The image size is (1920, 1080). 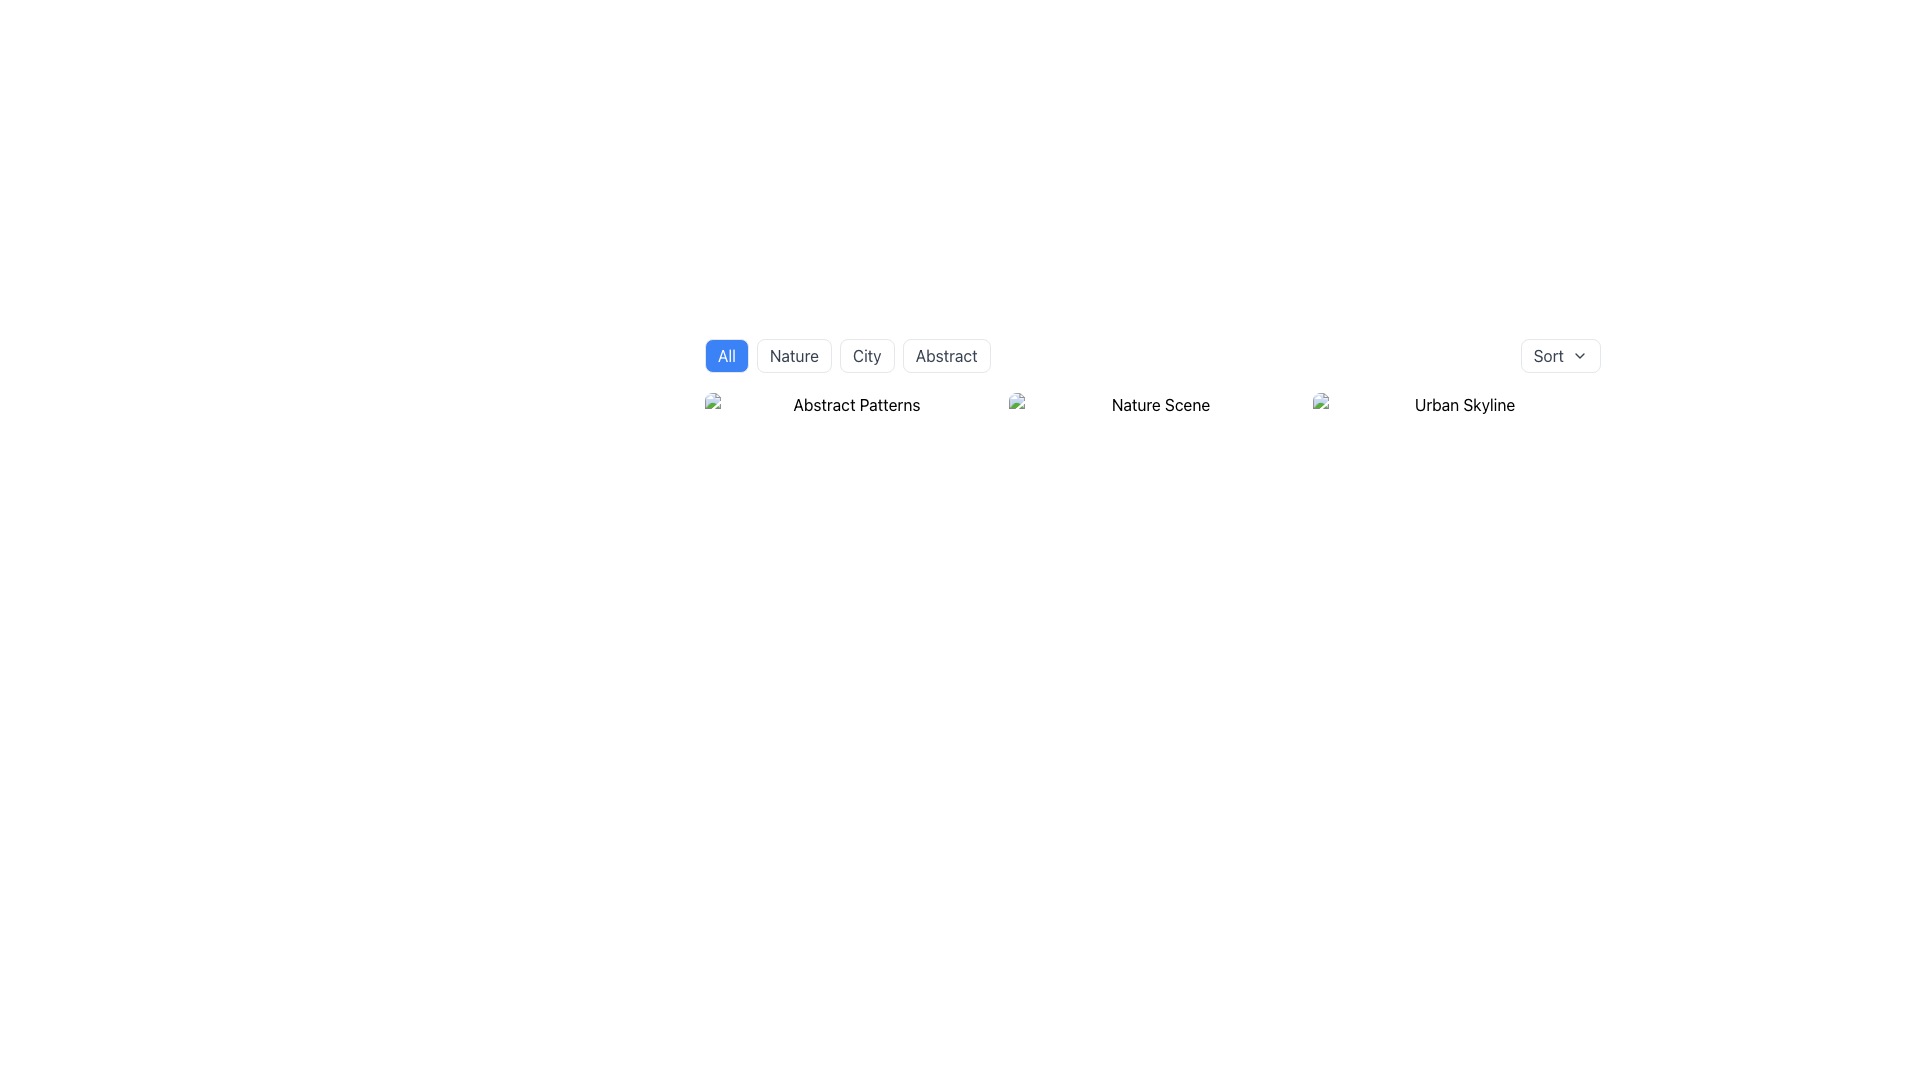 What do you see at coordinates (1152, 354) in the screenshot?
I see `the 'Sort' button in the navigation and sorting control` at bounding box center [1152, 354].